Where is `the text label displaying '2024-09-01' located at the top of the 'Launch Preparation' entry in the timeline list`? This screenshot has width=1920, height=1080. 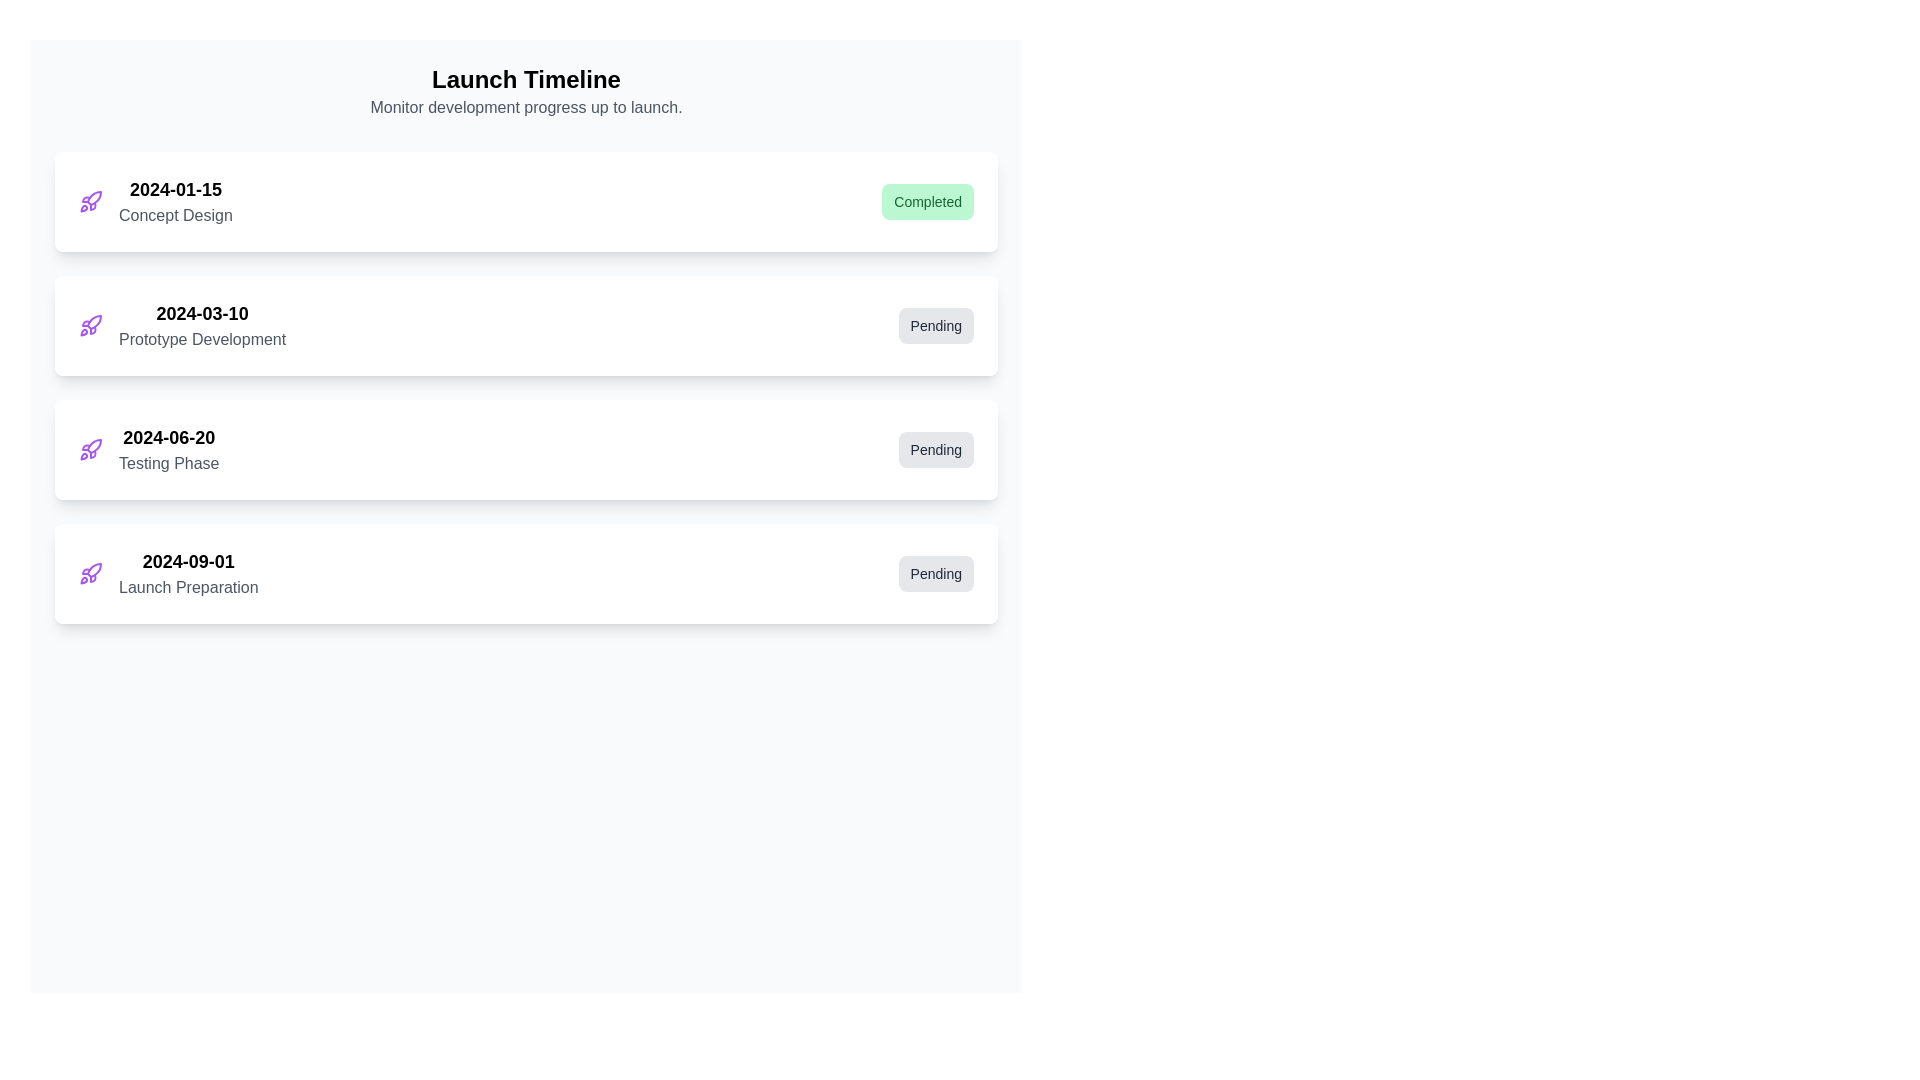
the text label displaying '2024-09-01' located at the top of the 'Launch Preparation' entry in the timeline list is located at coordinates (188, 562).